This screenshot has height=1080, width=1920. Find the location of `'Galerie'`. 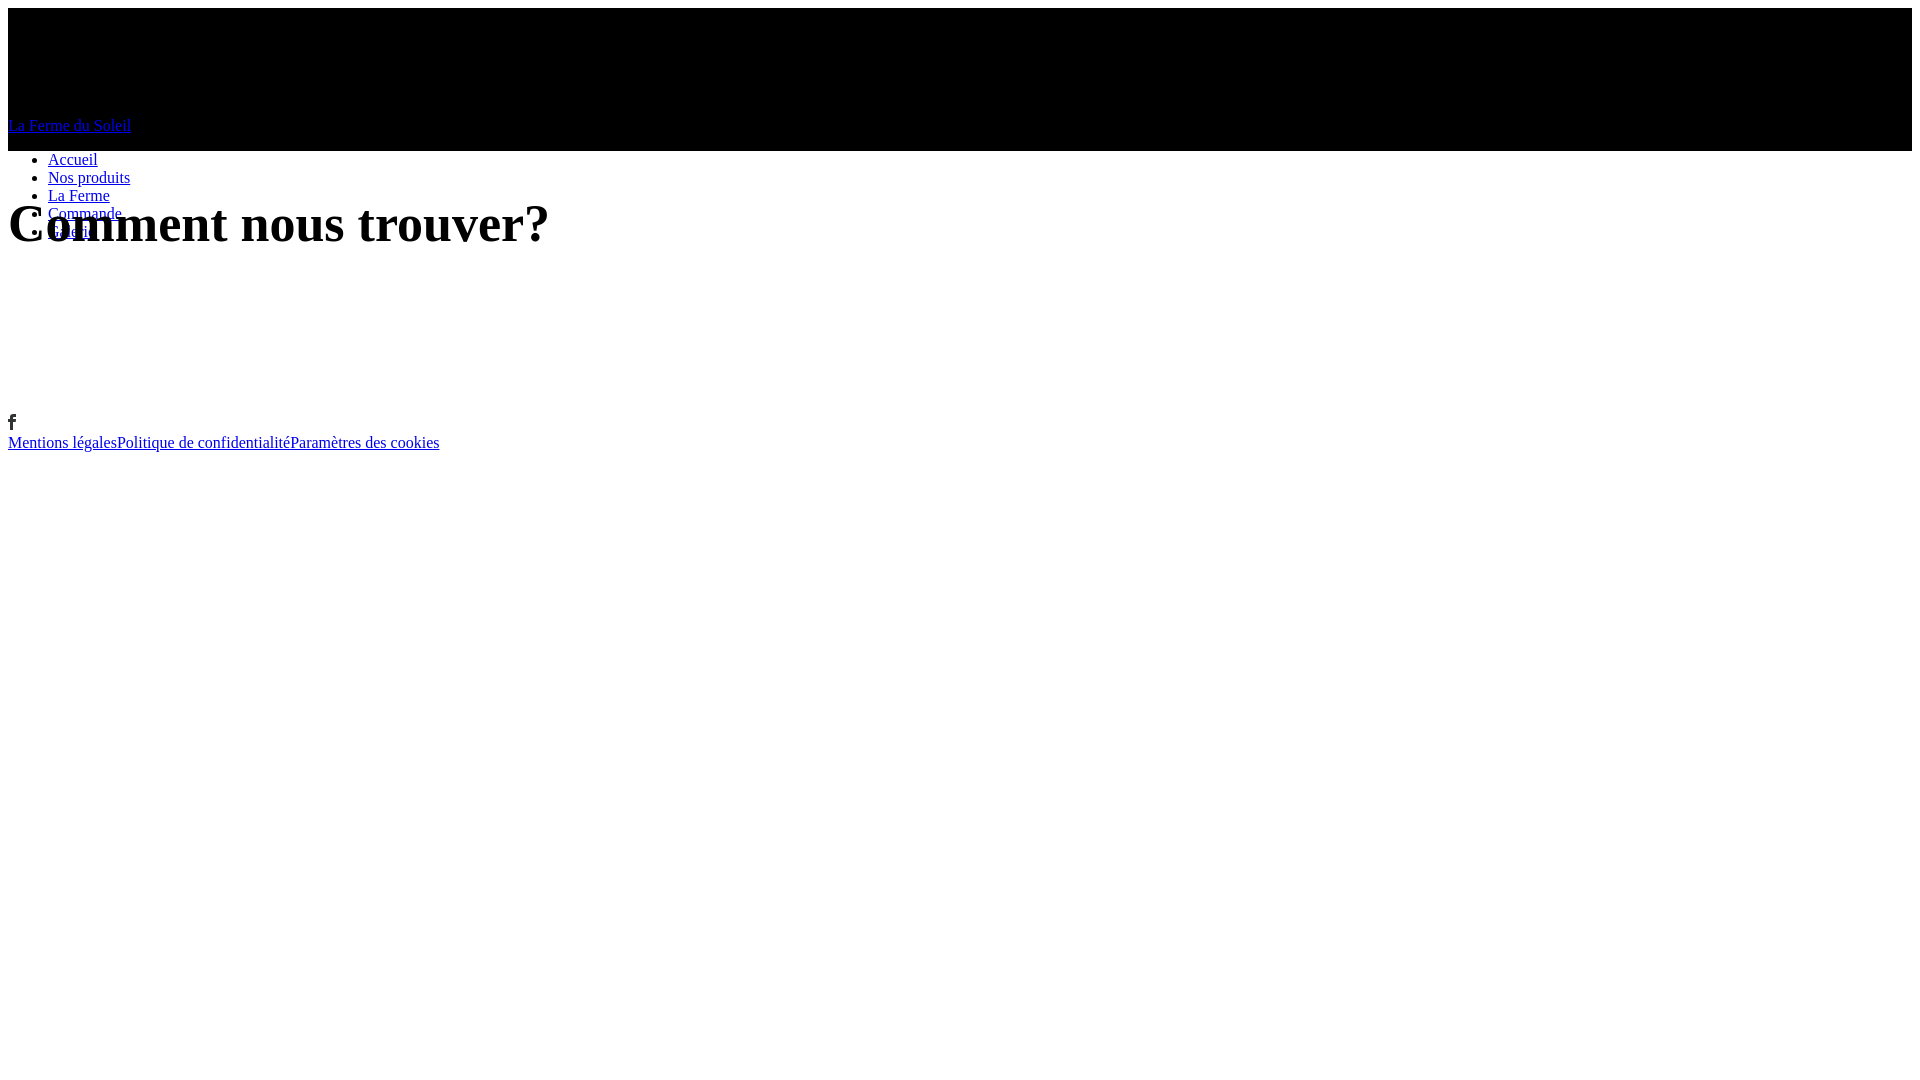

'Galerie' is located at coordinates (71, 230).